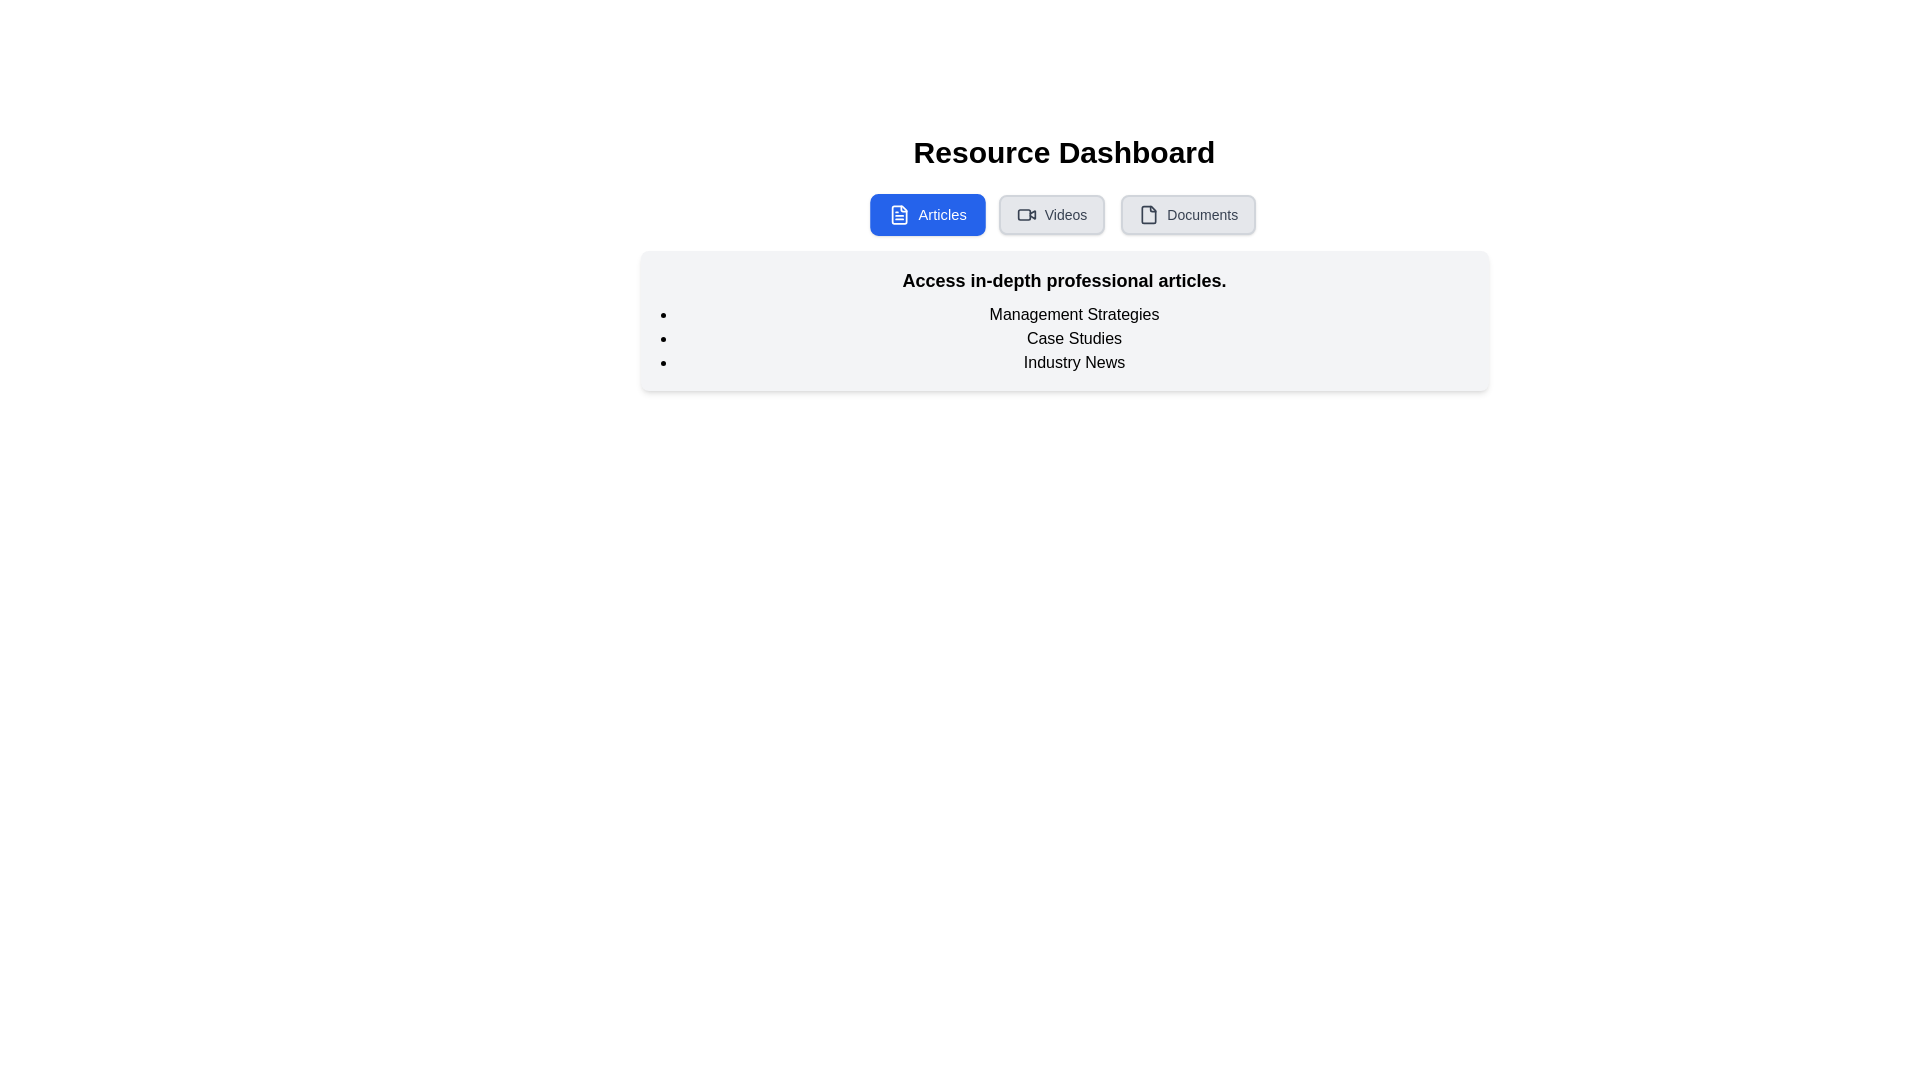 This screenshot has width=1920, height=1080. What do you see at coordinates (926, 215) in the screenshot?
I see `the 'Articles' tab button with a blue background and white text` at bounding box center [926, 215].